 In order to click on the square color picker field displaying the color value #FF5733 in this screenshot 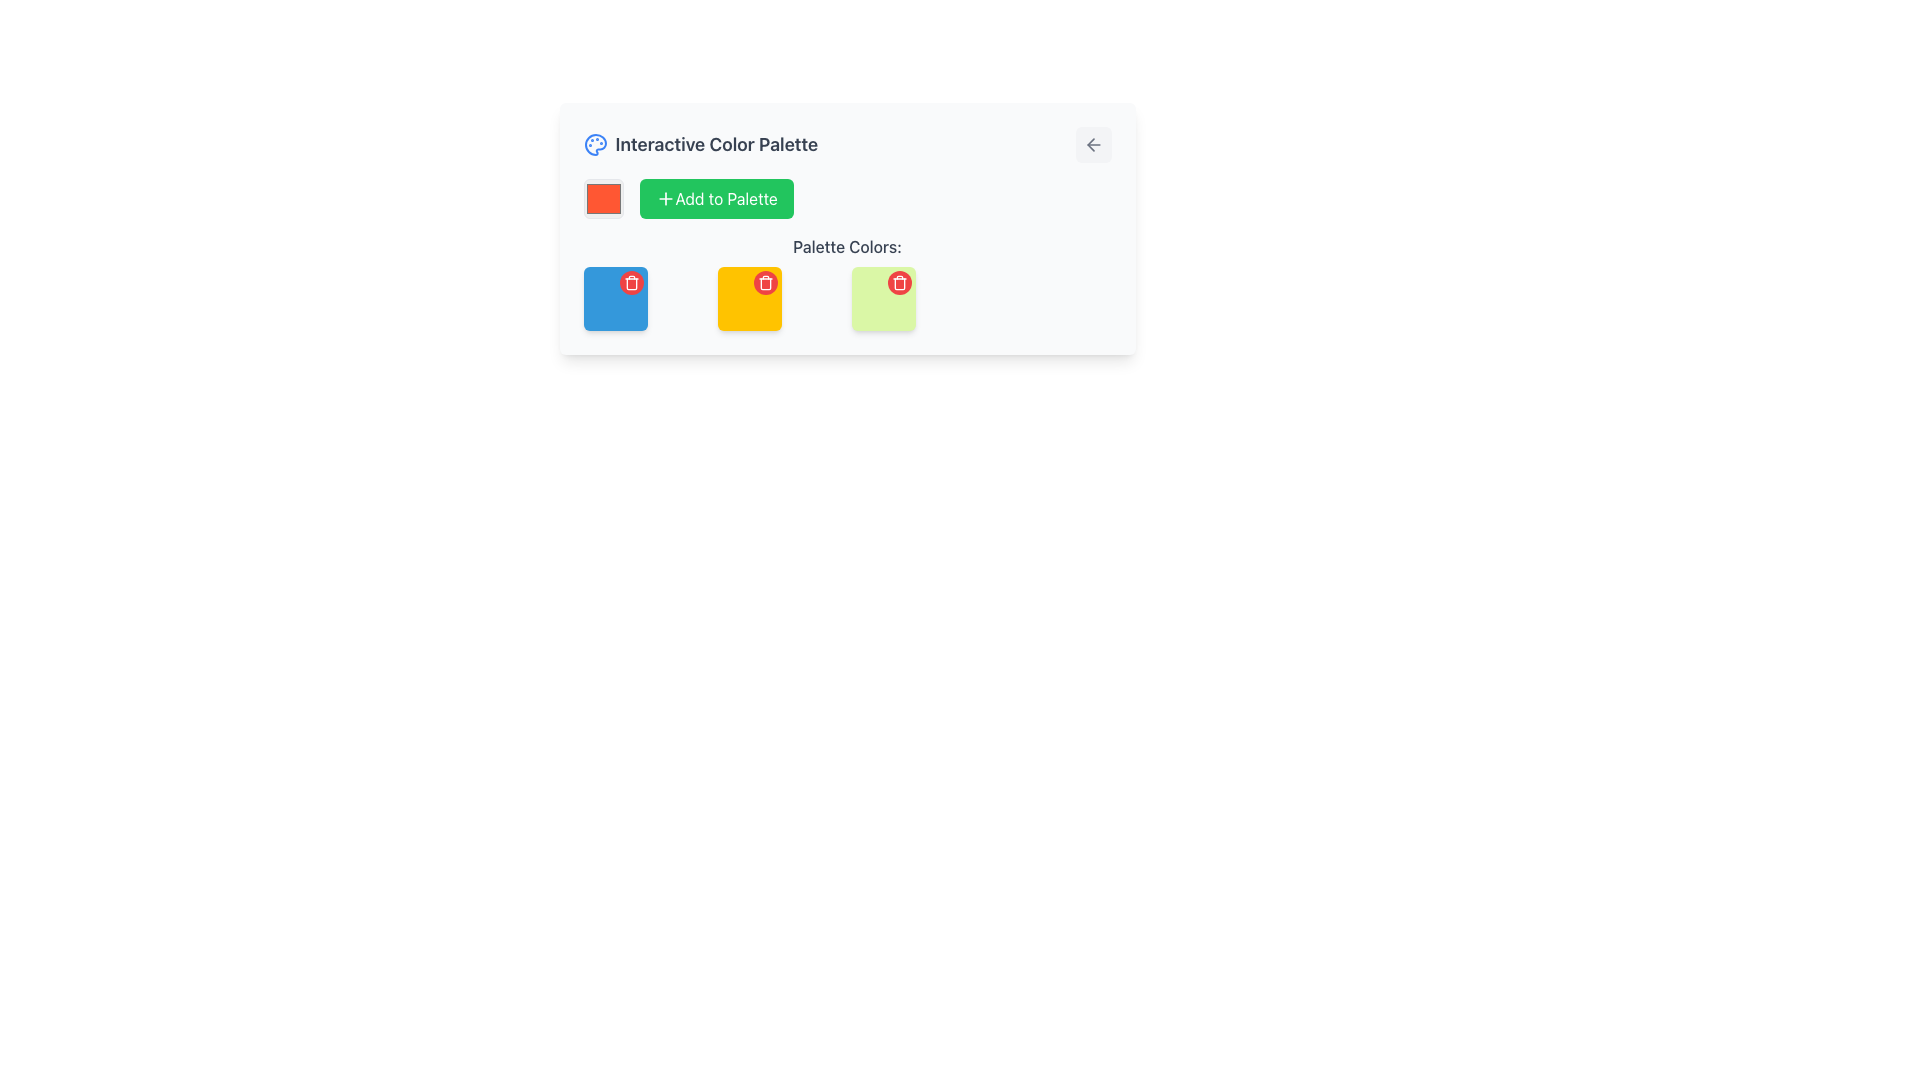, I will do `click(602, 199)`.